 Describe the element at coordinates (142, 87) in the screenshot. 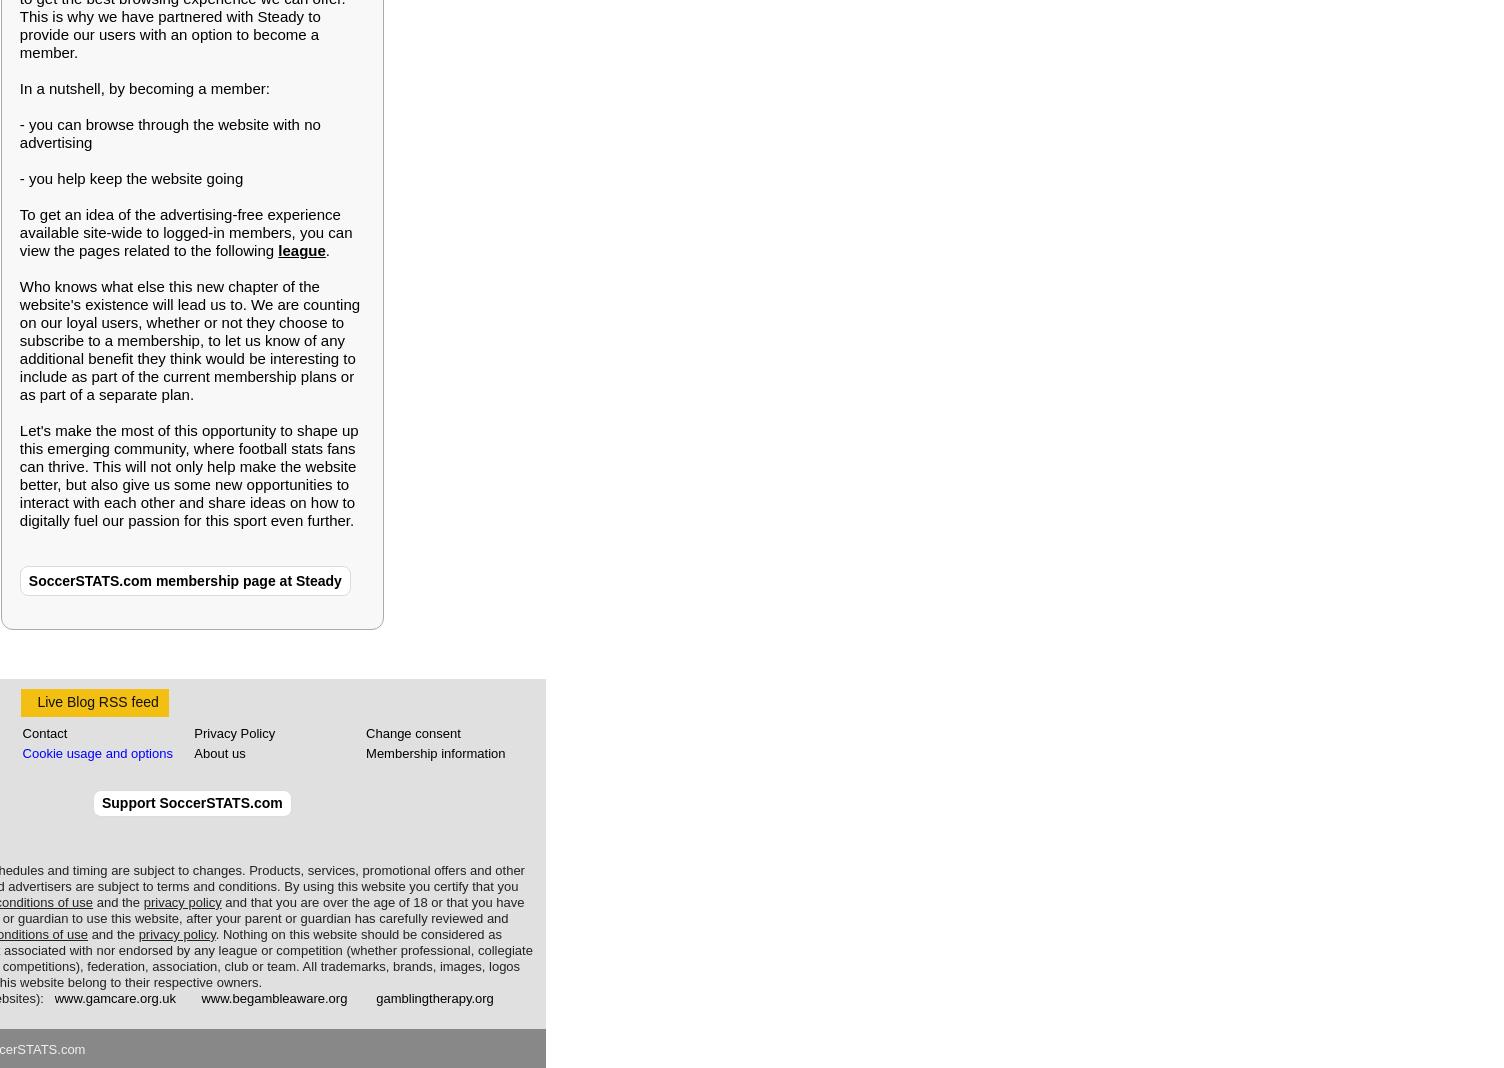

I see `'In a nutshell, by becoming a member:'` at that location.